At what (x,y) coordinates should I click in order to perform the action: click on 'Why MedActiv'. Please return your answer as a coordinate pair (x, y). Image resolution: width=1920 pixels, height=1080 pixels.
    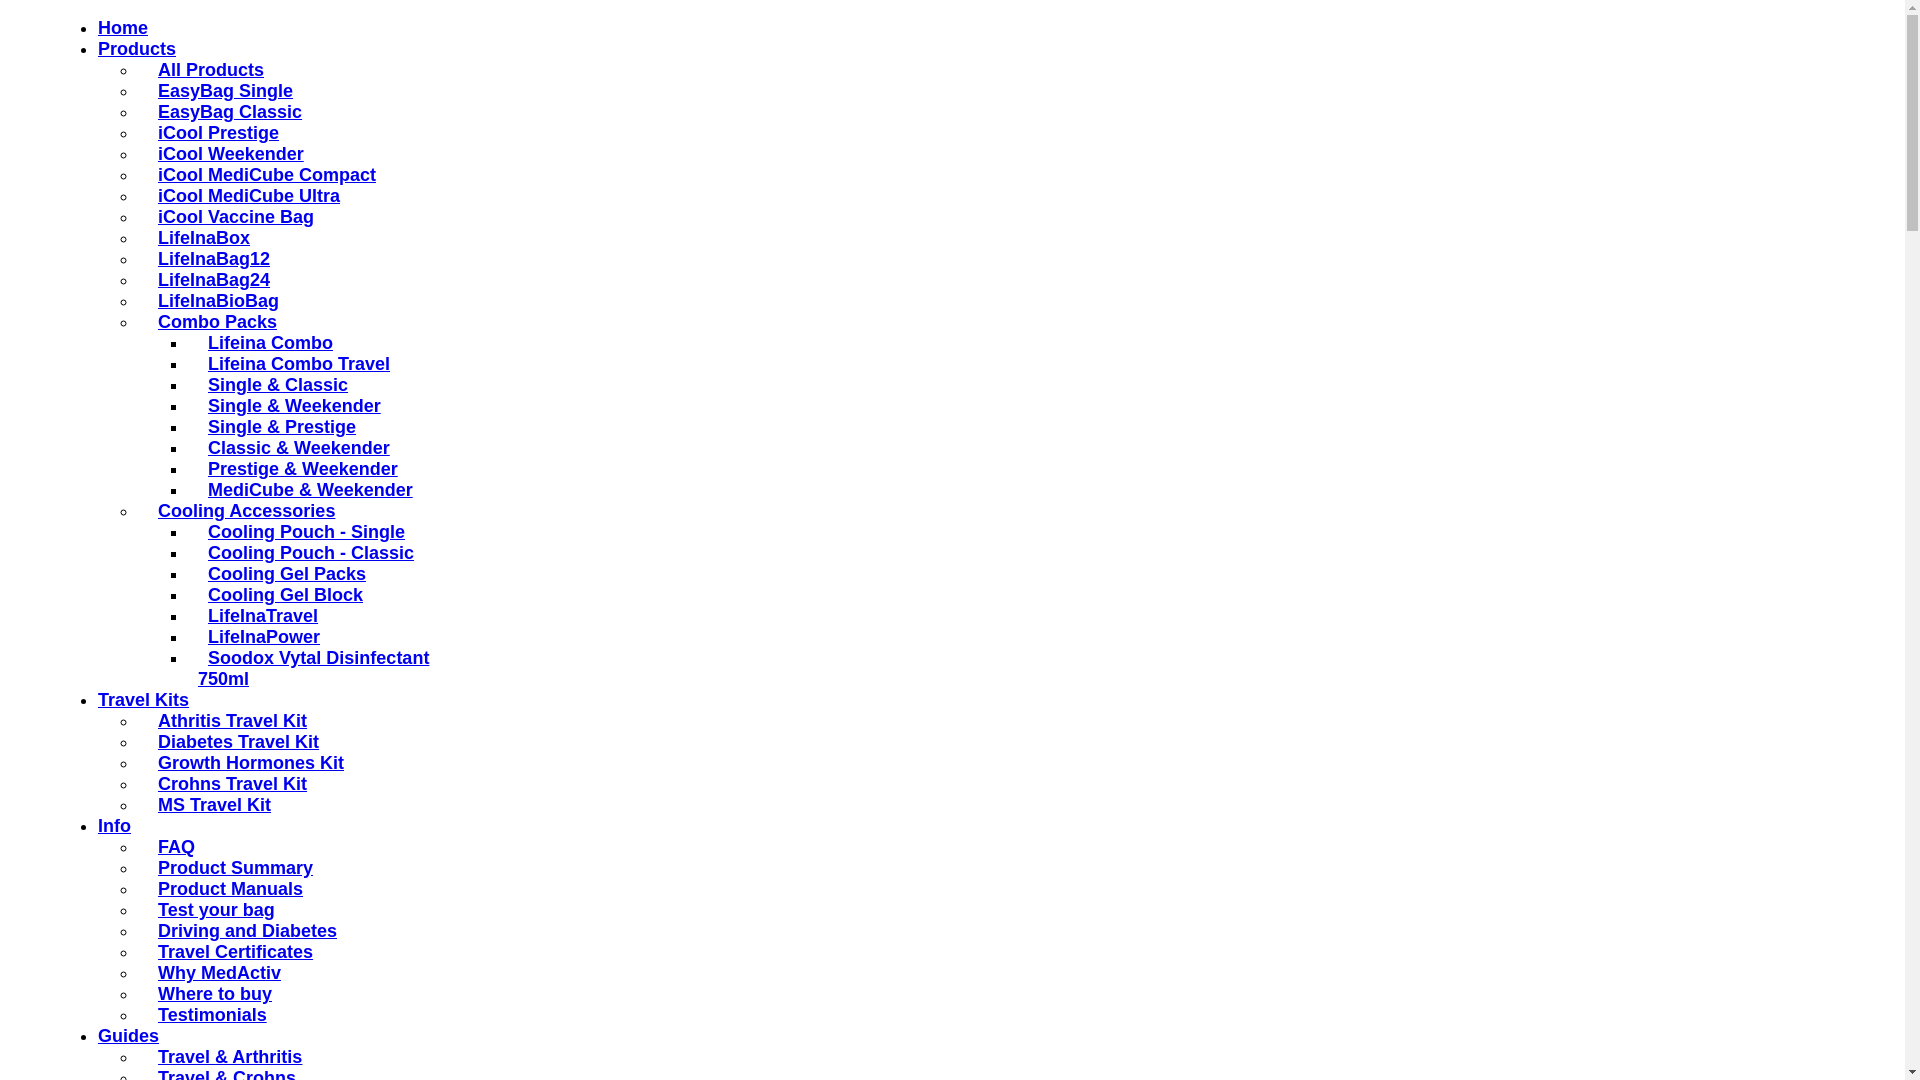
    Looking at the image, I should click on (214, 971).